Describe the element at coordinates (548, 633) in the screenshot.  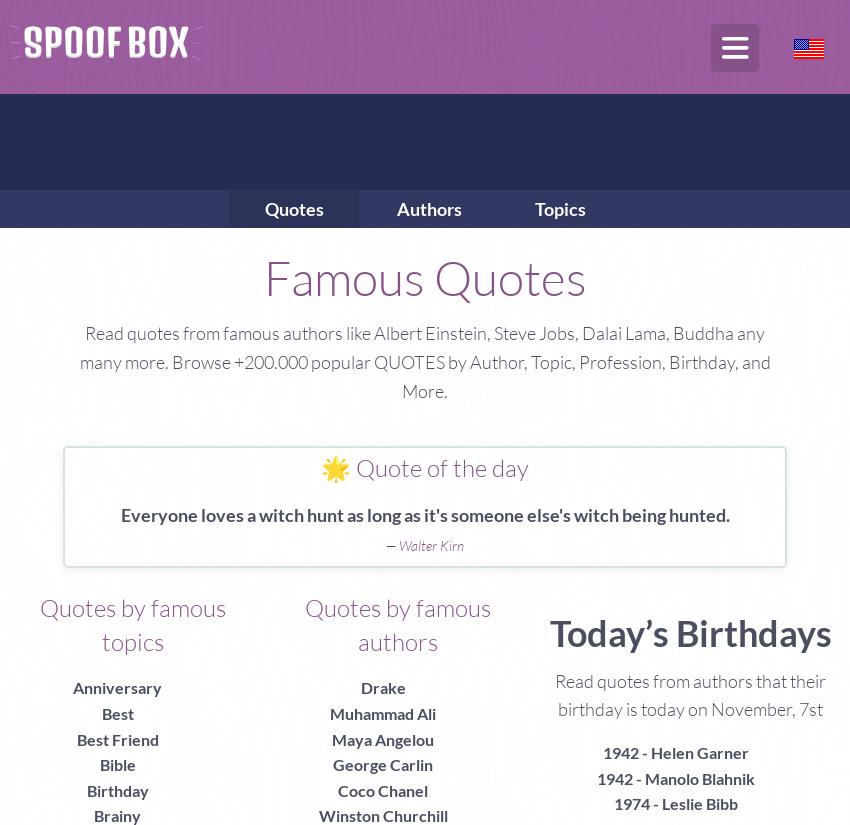
I see `'Today’s Birthdays'` at that location.